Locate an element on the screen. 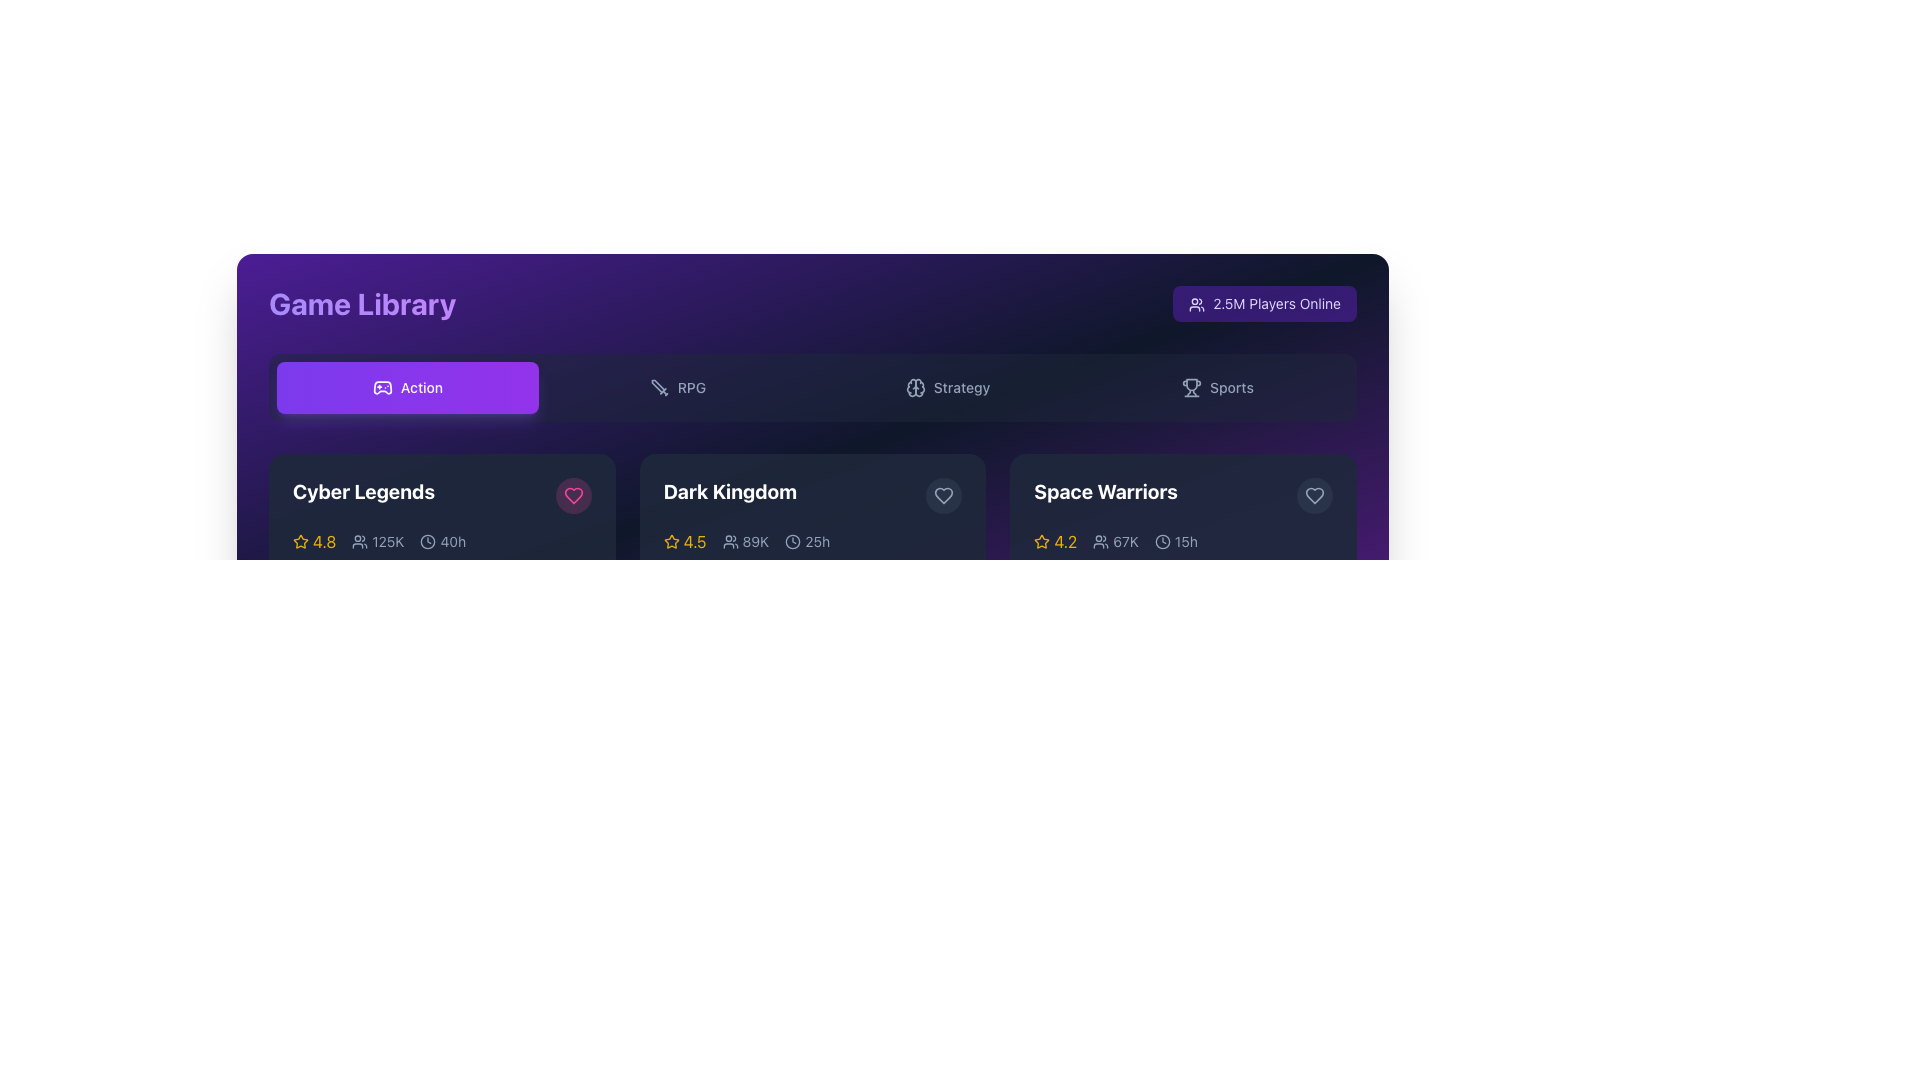 This screenshot has width=1920, height=1080. the circular SVG graphic that is part of the clock icon located in the toolbar area of the interface is located at coordinates (427, 542).